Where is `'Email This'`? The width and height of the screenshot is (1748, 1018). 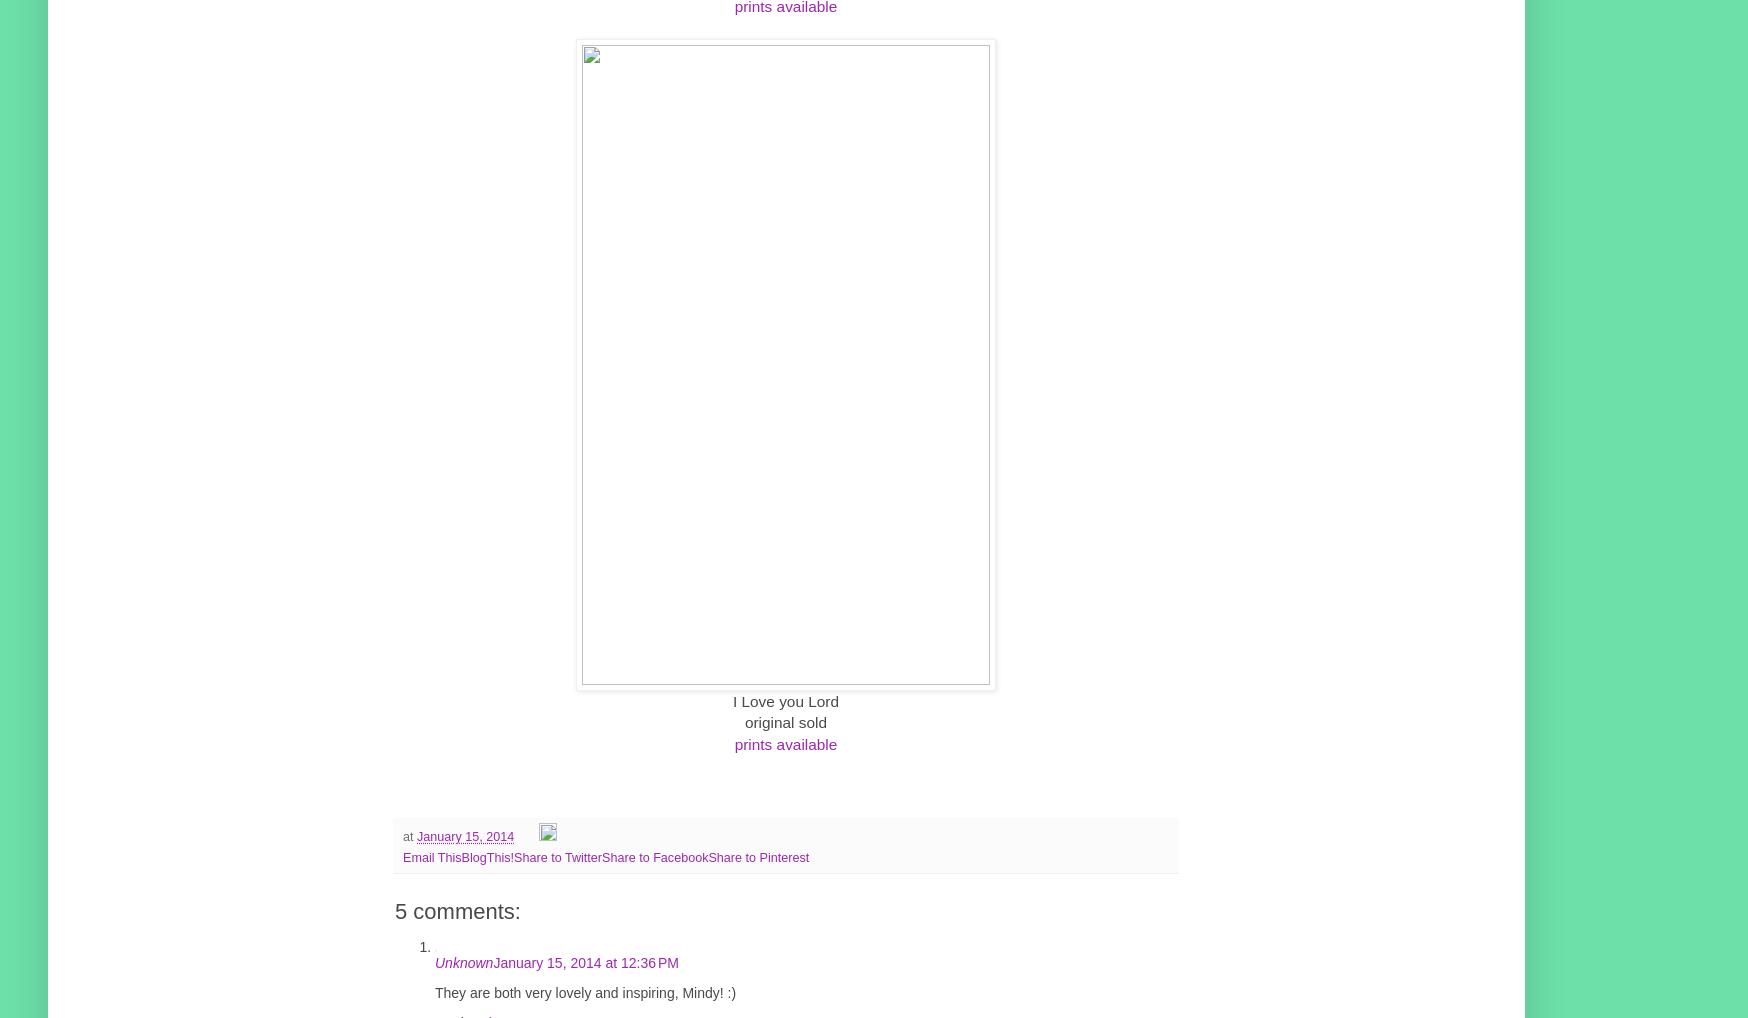
'Email This' is located at coordinates (431, 855).